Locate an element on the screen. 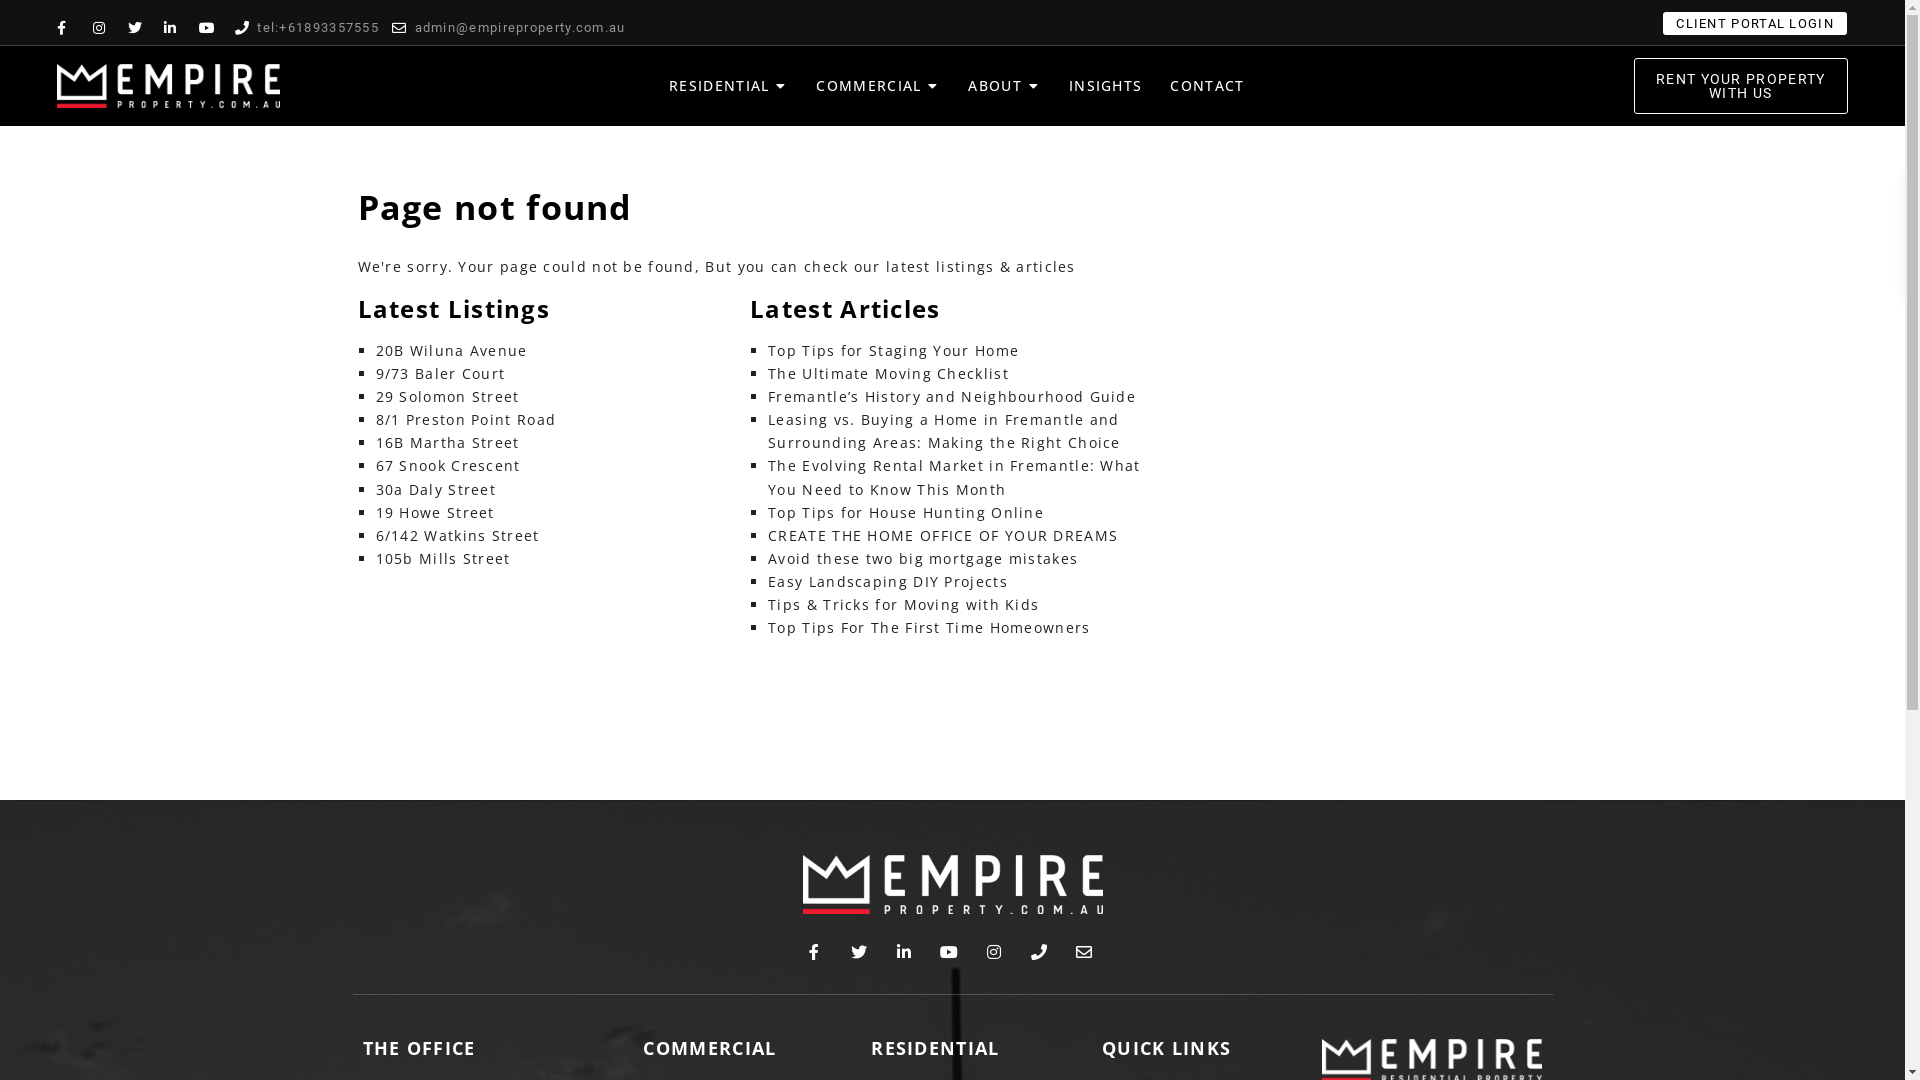 The image size is (1920, 1080). 'The Ultimate Moving Checklist' is located at coordinates (887, 373).